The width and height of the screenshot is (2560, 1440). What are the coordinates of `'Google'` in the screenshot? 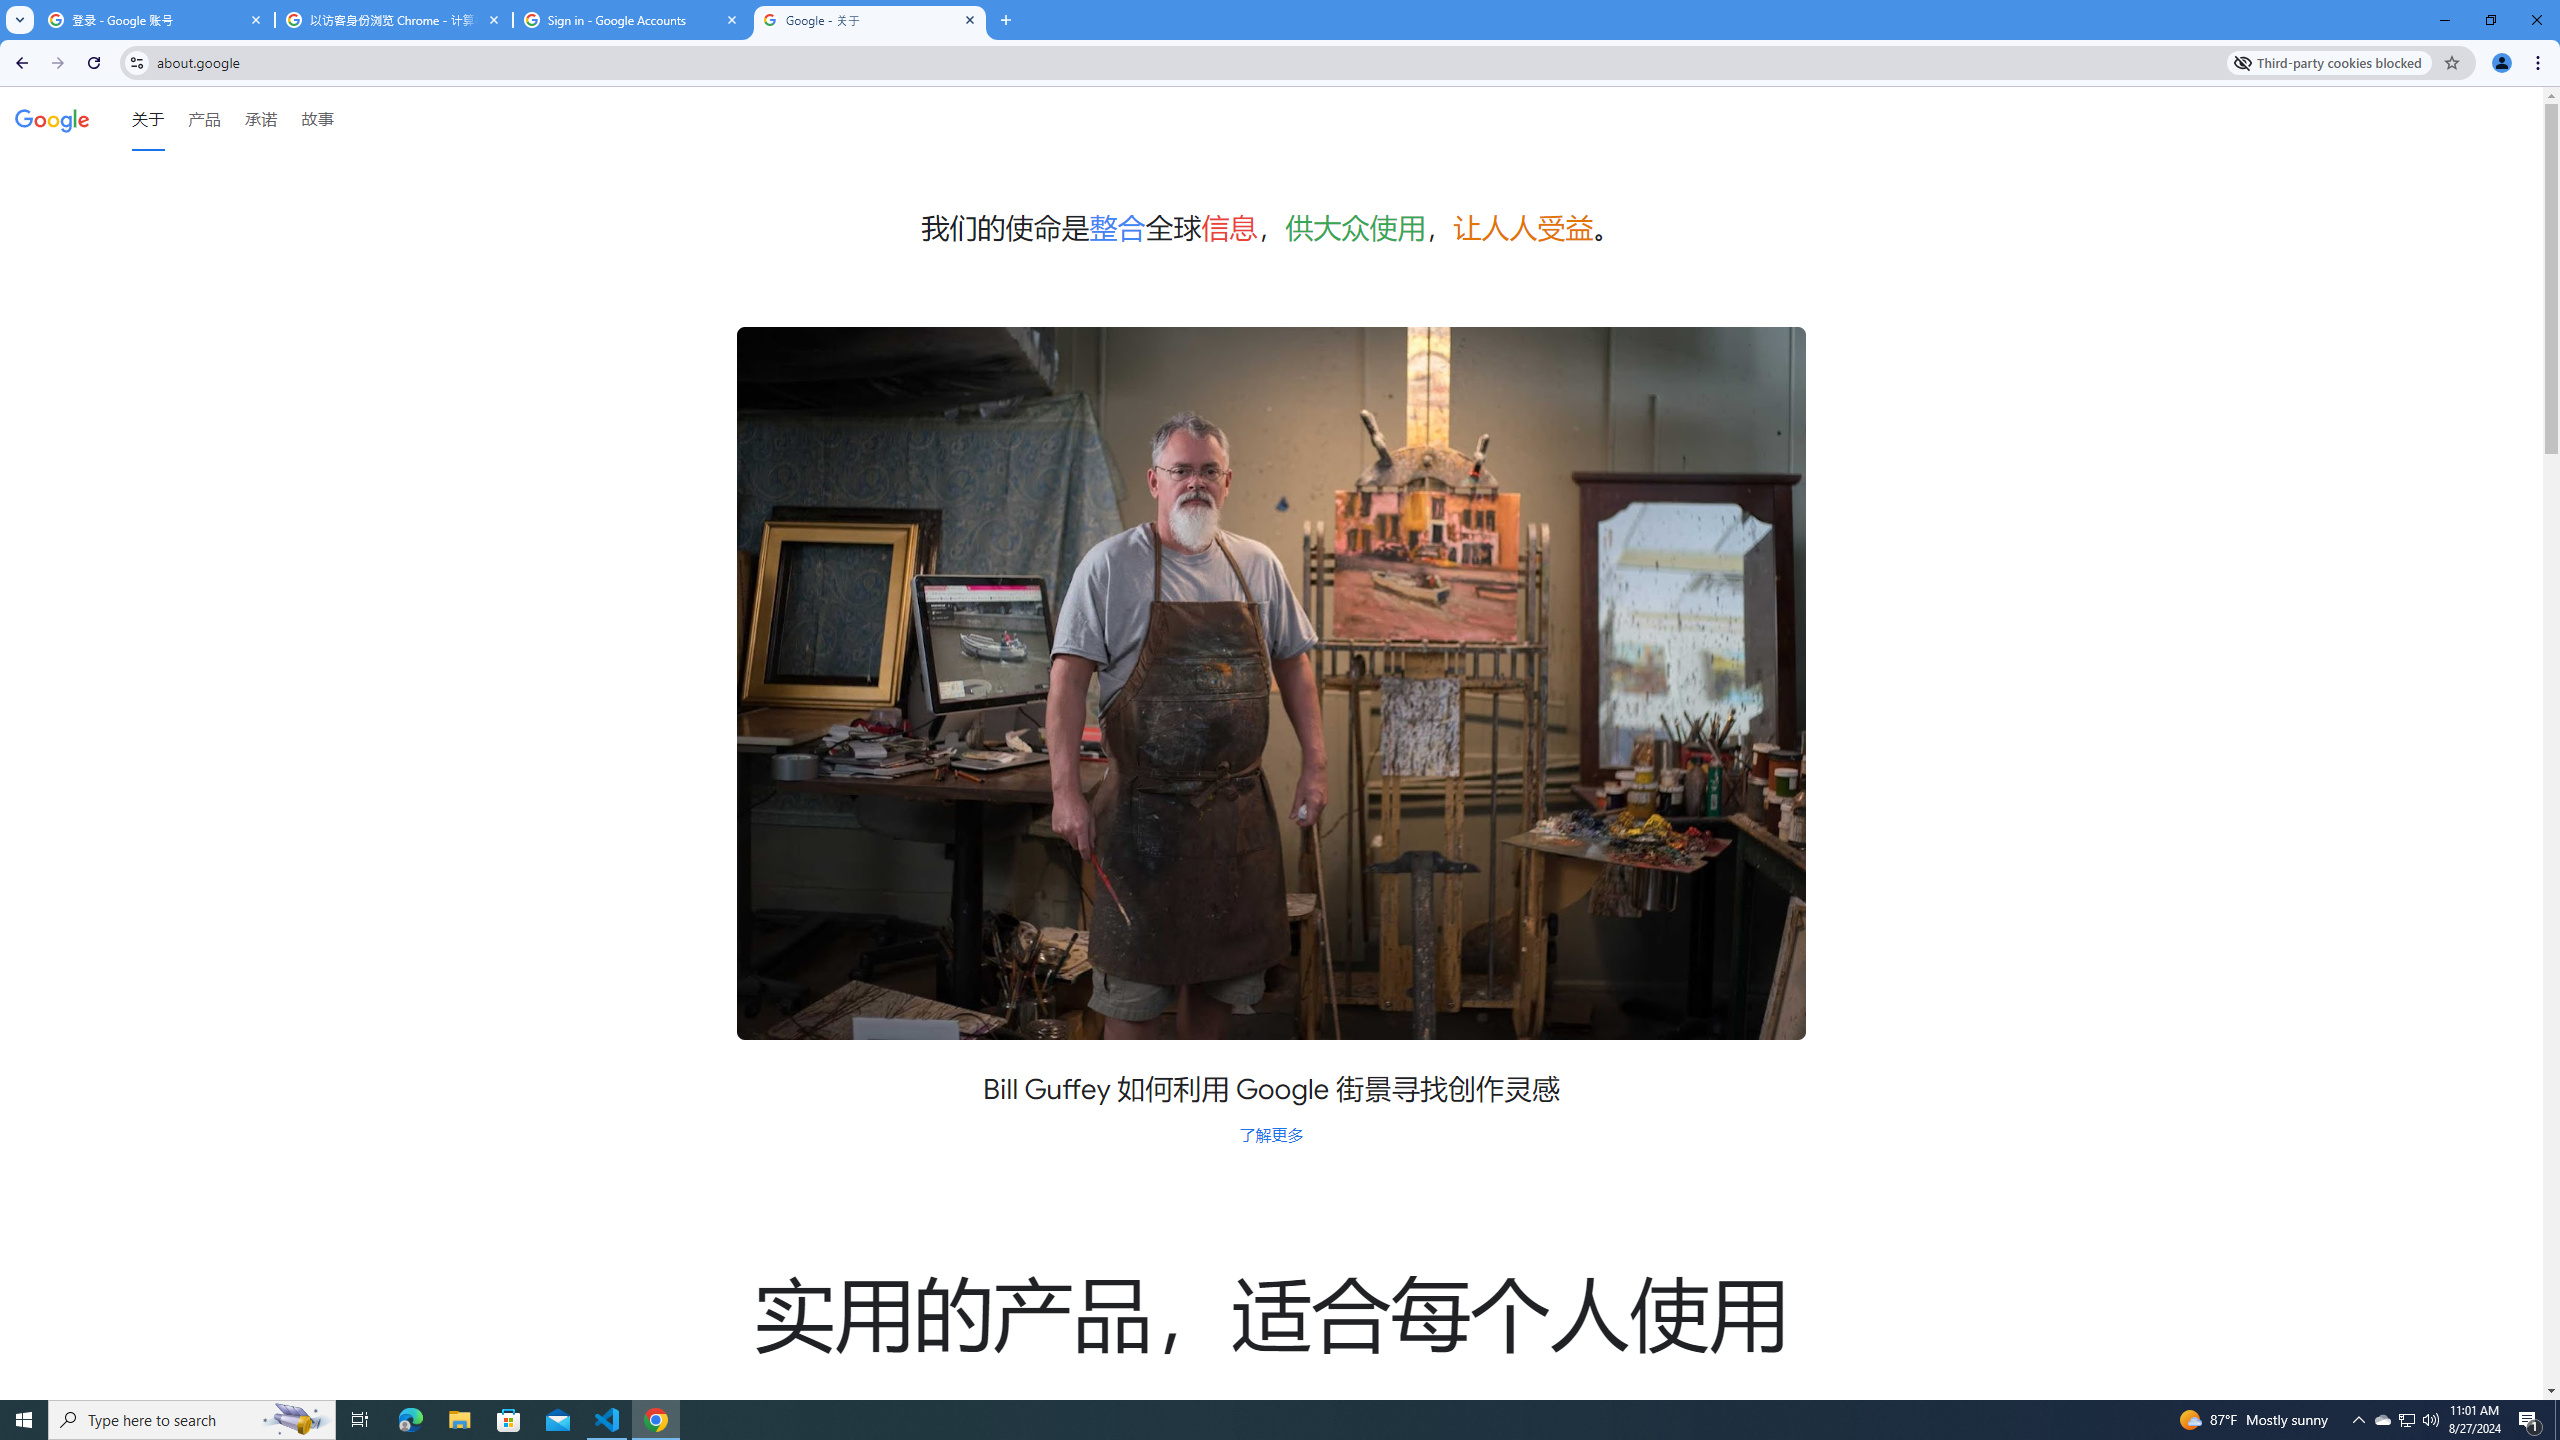 It's located at (52, 118).